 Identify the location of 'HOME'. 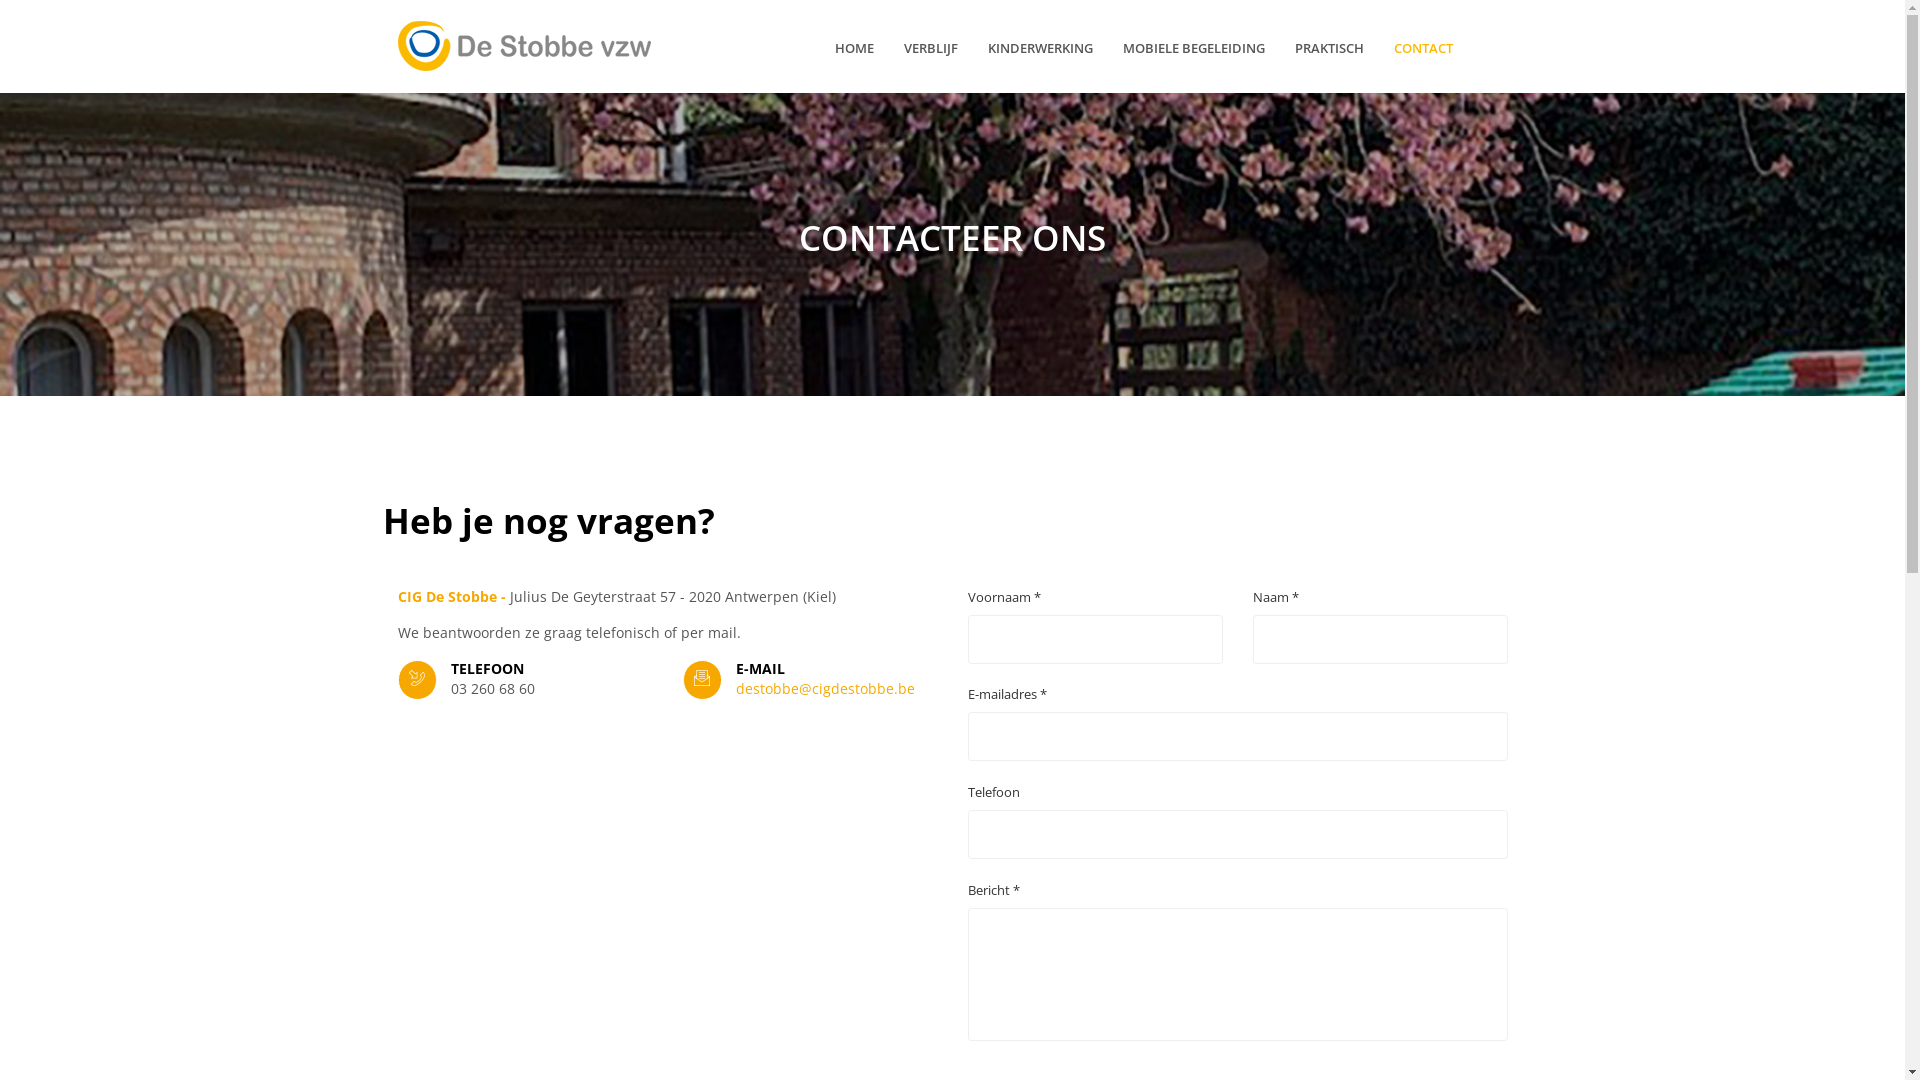
(854, 47).